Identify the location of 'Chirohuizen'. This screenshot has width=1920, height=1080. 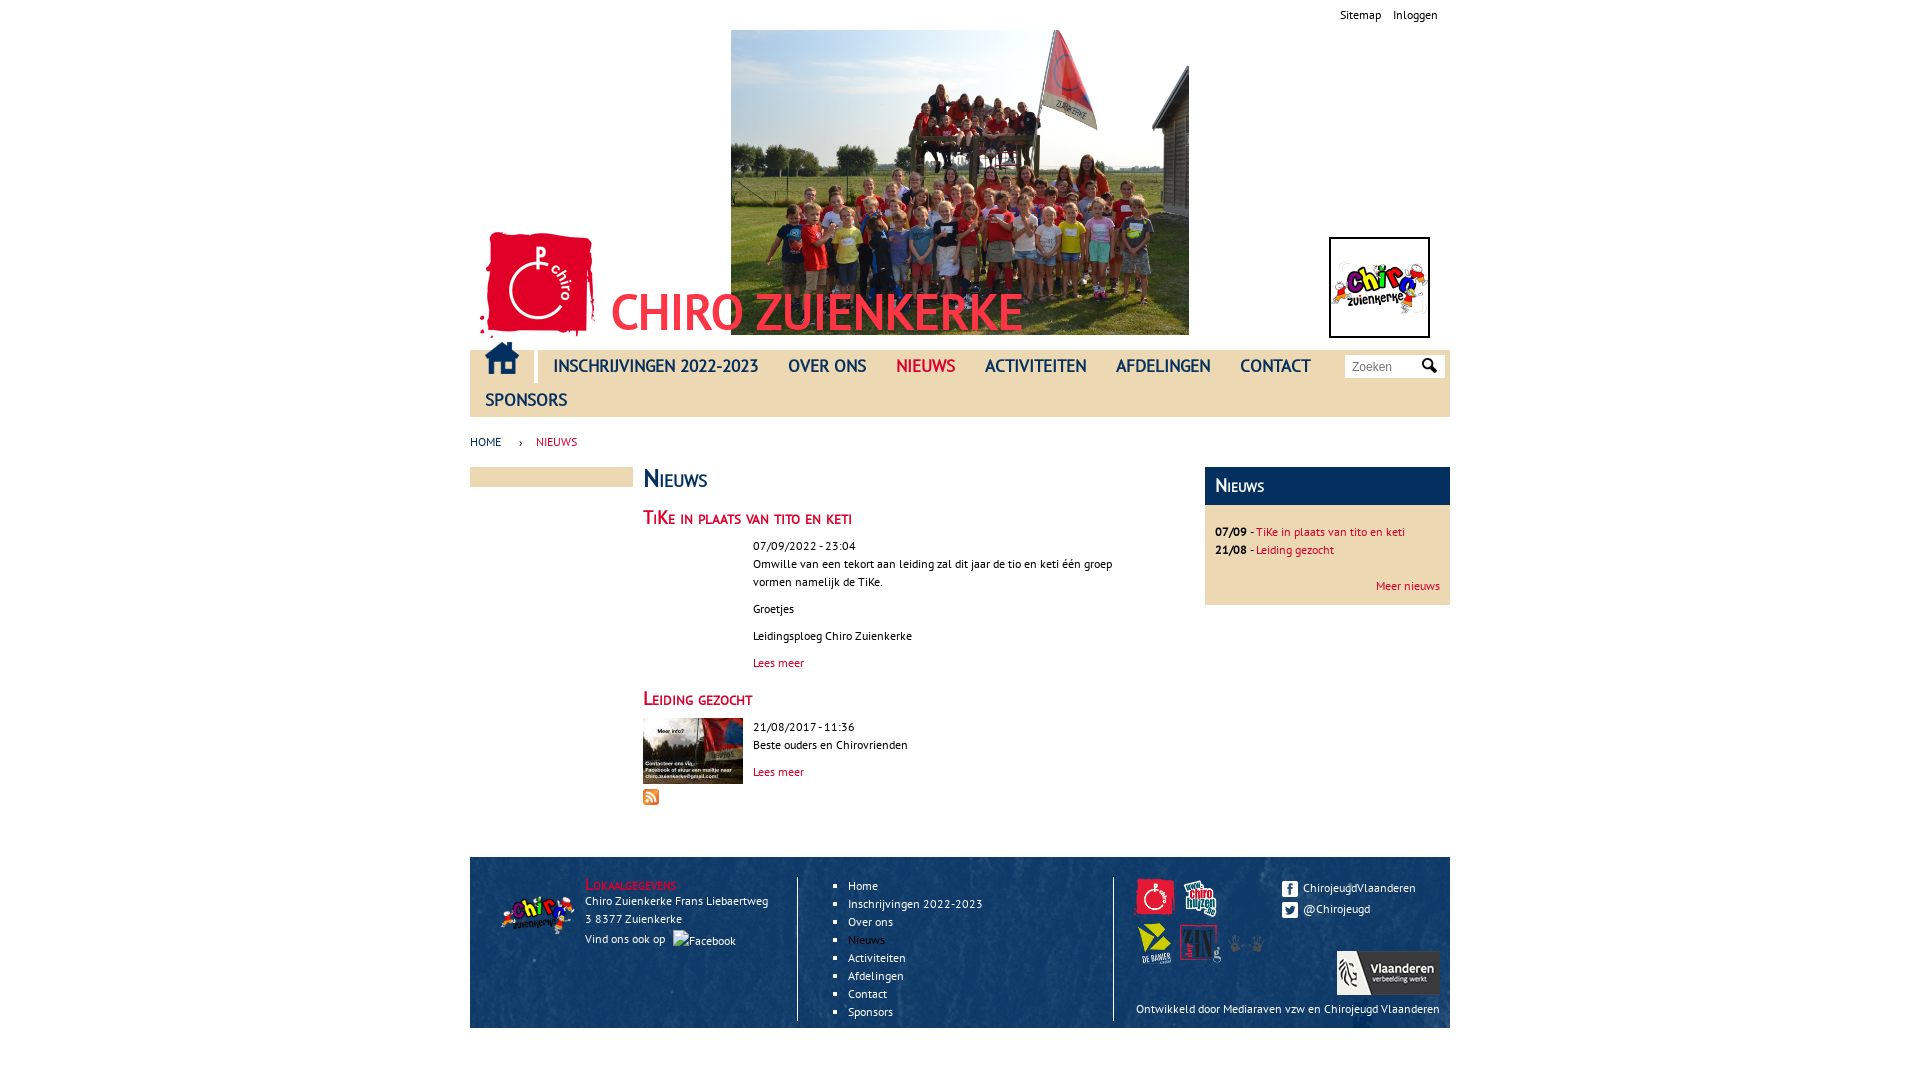
(1202, 913).